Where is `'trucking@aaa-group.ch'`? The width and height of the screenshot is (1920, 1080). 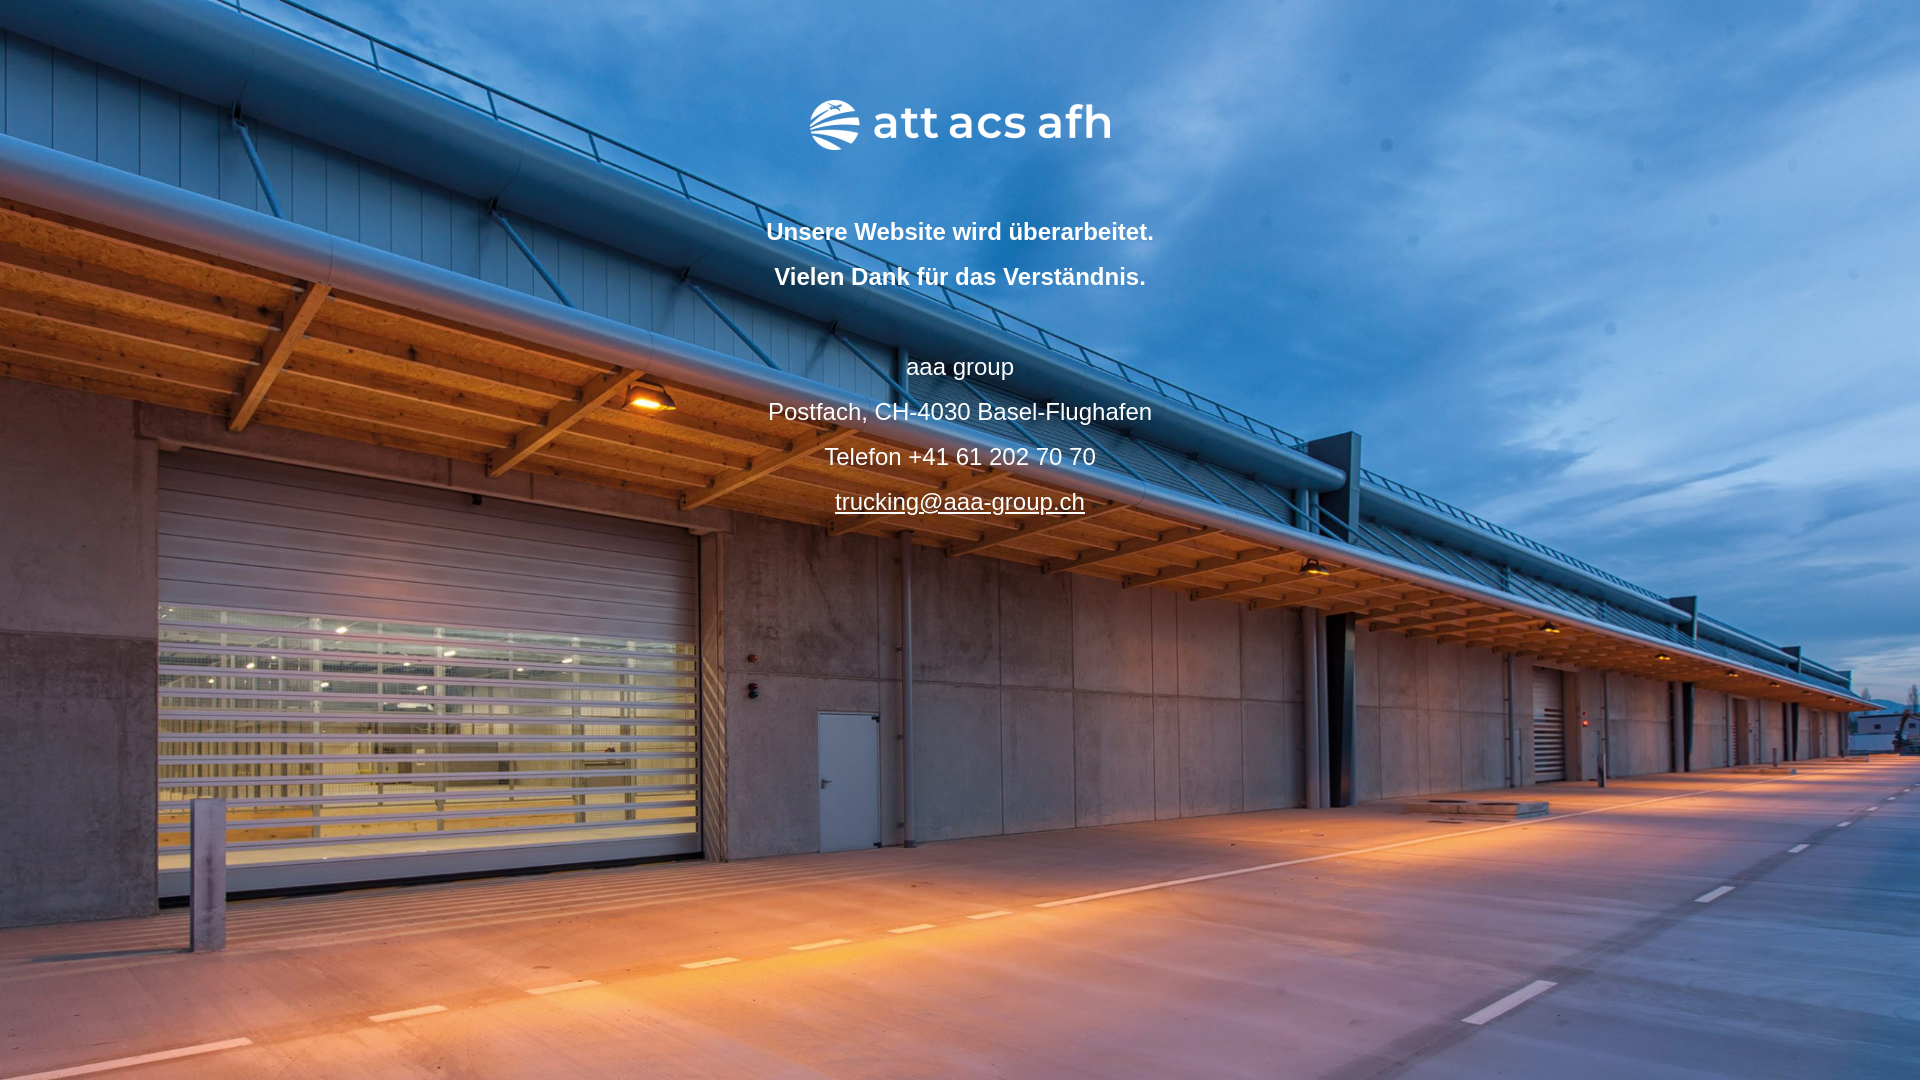 'trucking@aaa-group.ch' is located at coordinates (960, 500).